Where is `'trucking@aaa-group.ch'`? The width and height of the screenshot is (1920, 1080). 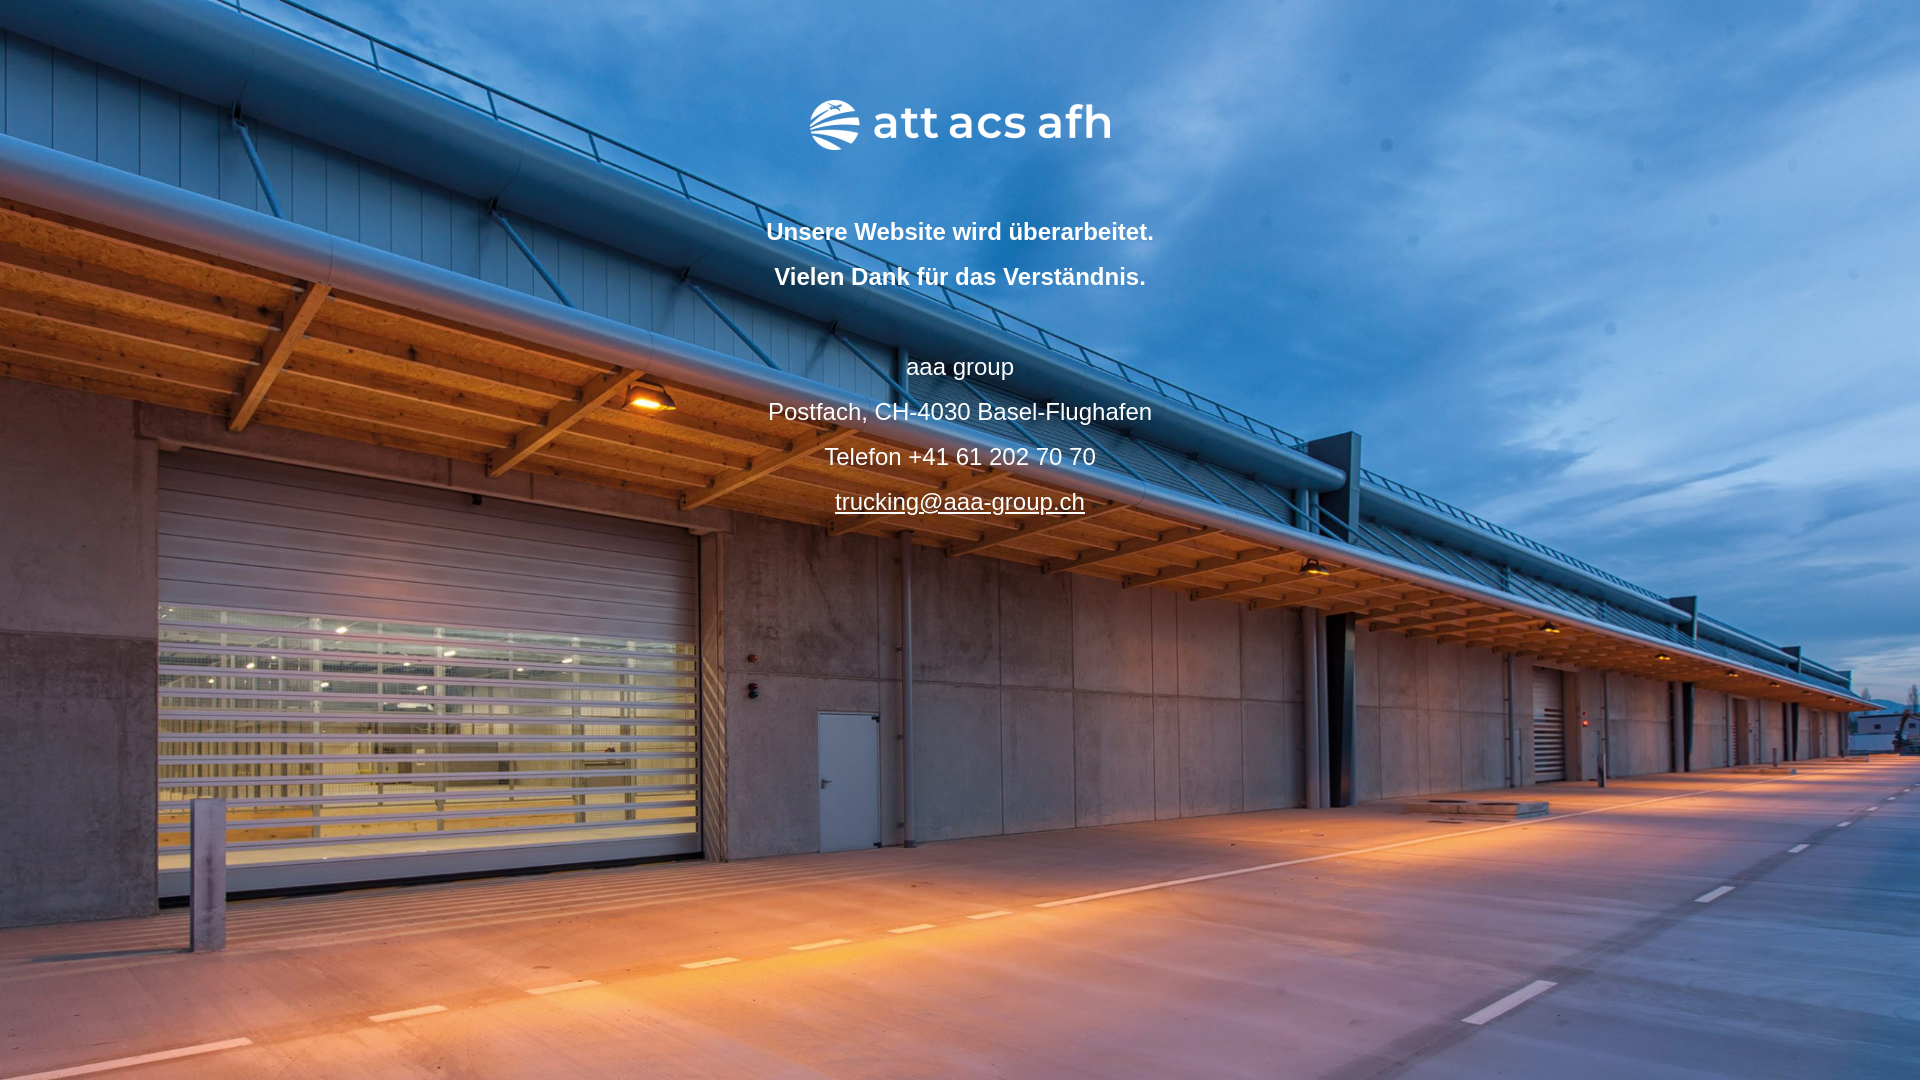 'trucking@aaa-group.ch' is located at coordinates (960, 500).